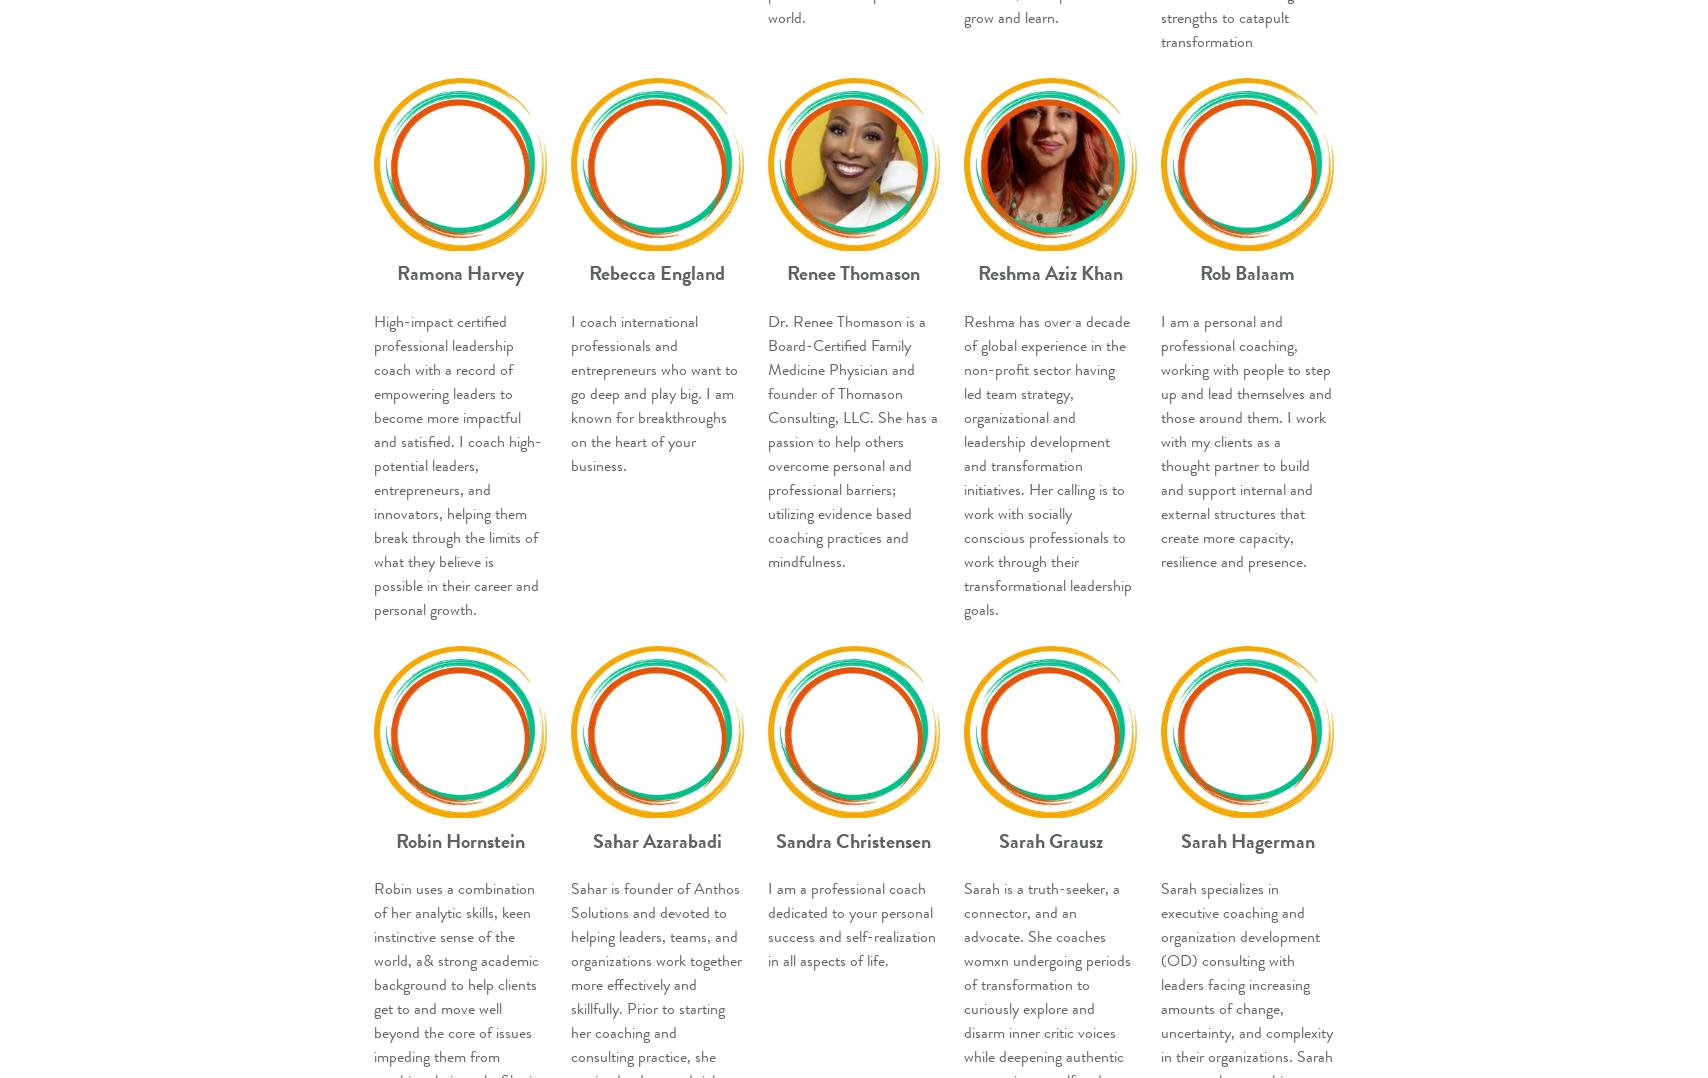 The height and width of the screenshot is (1078, 1708). I want to click on 'Ramona Harvey', so click(459, 273).